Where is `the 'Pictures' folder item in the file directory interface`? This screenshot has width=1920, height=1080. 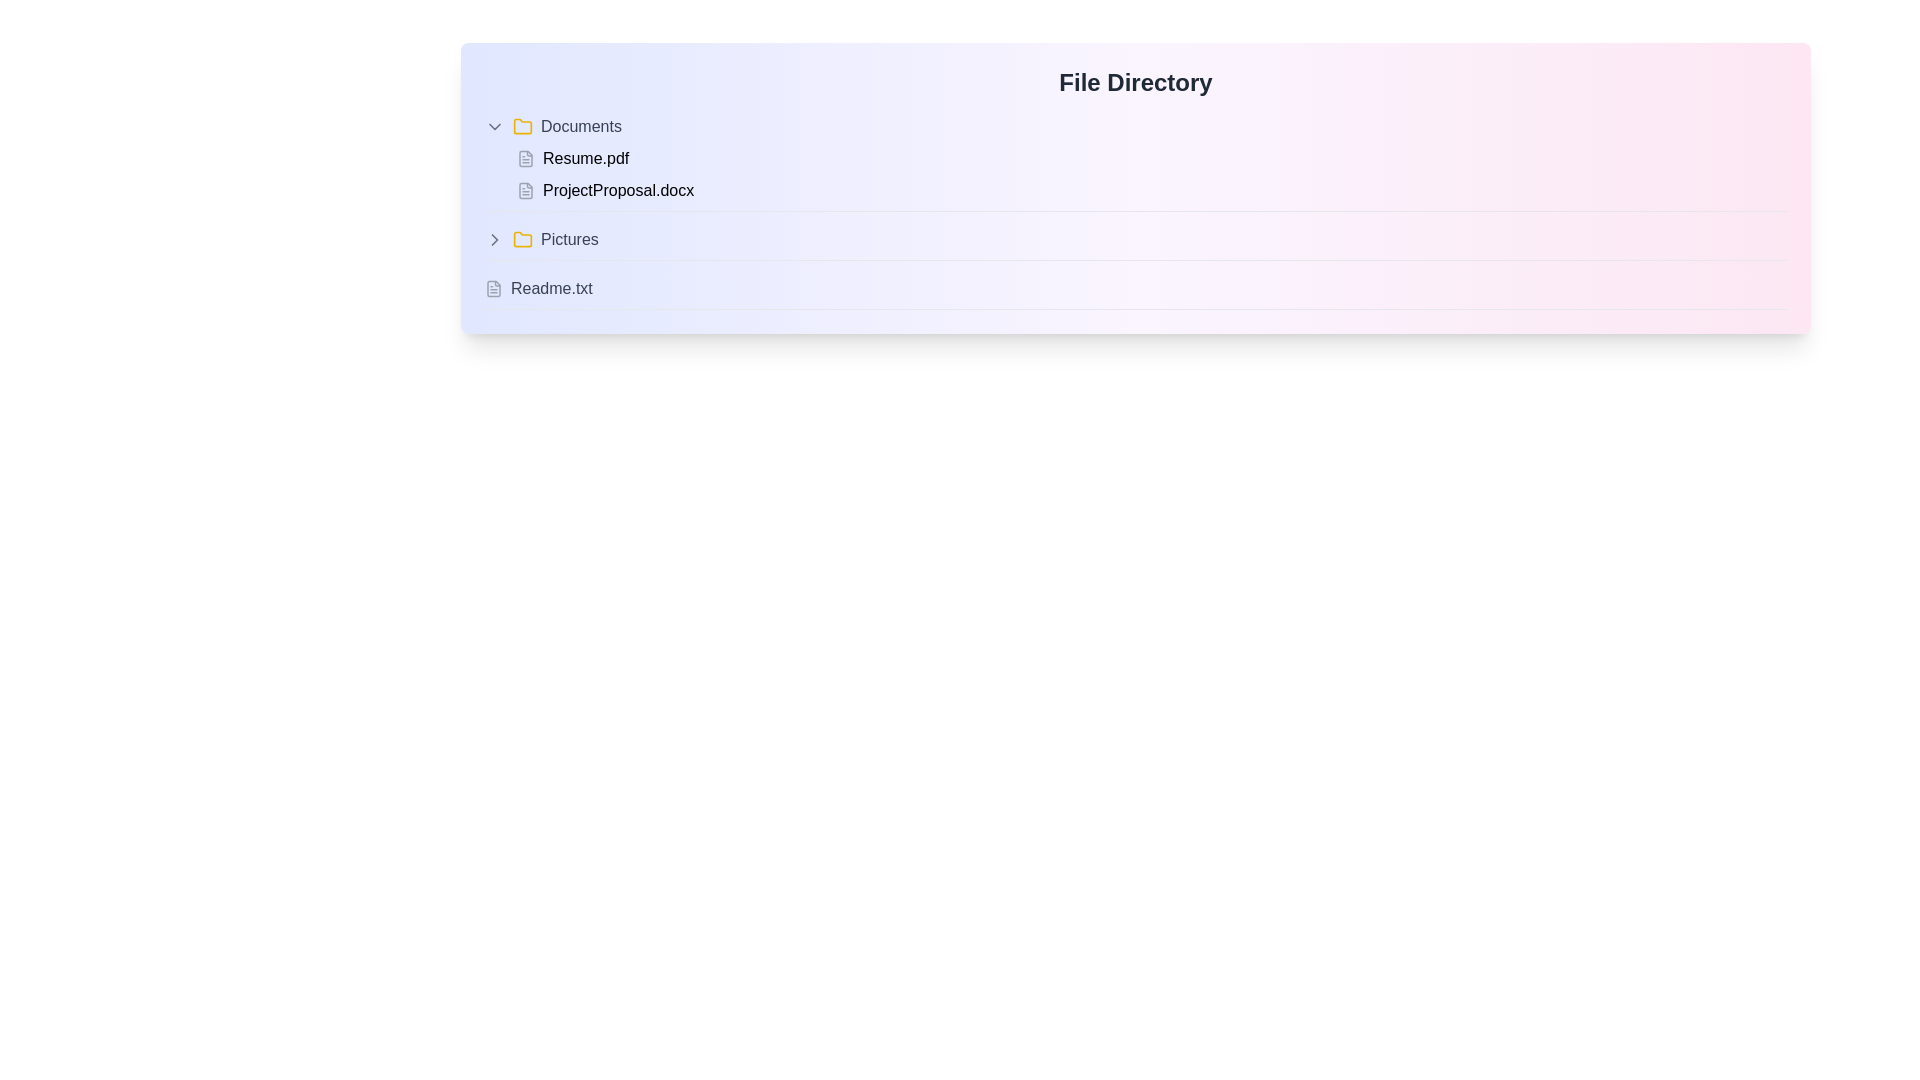
the 'Pictures' folder item in the file directory interface is located at coordinates (1136, 243).